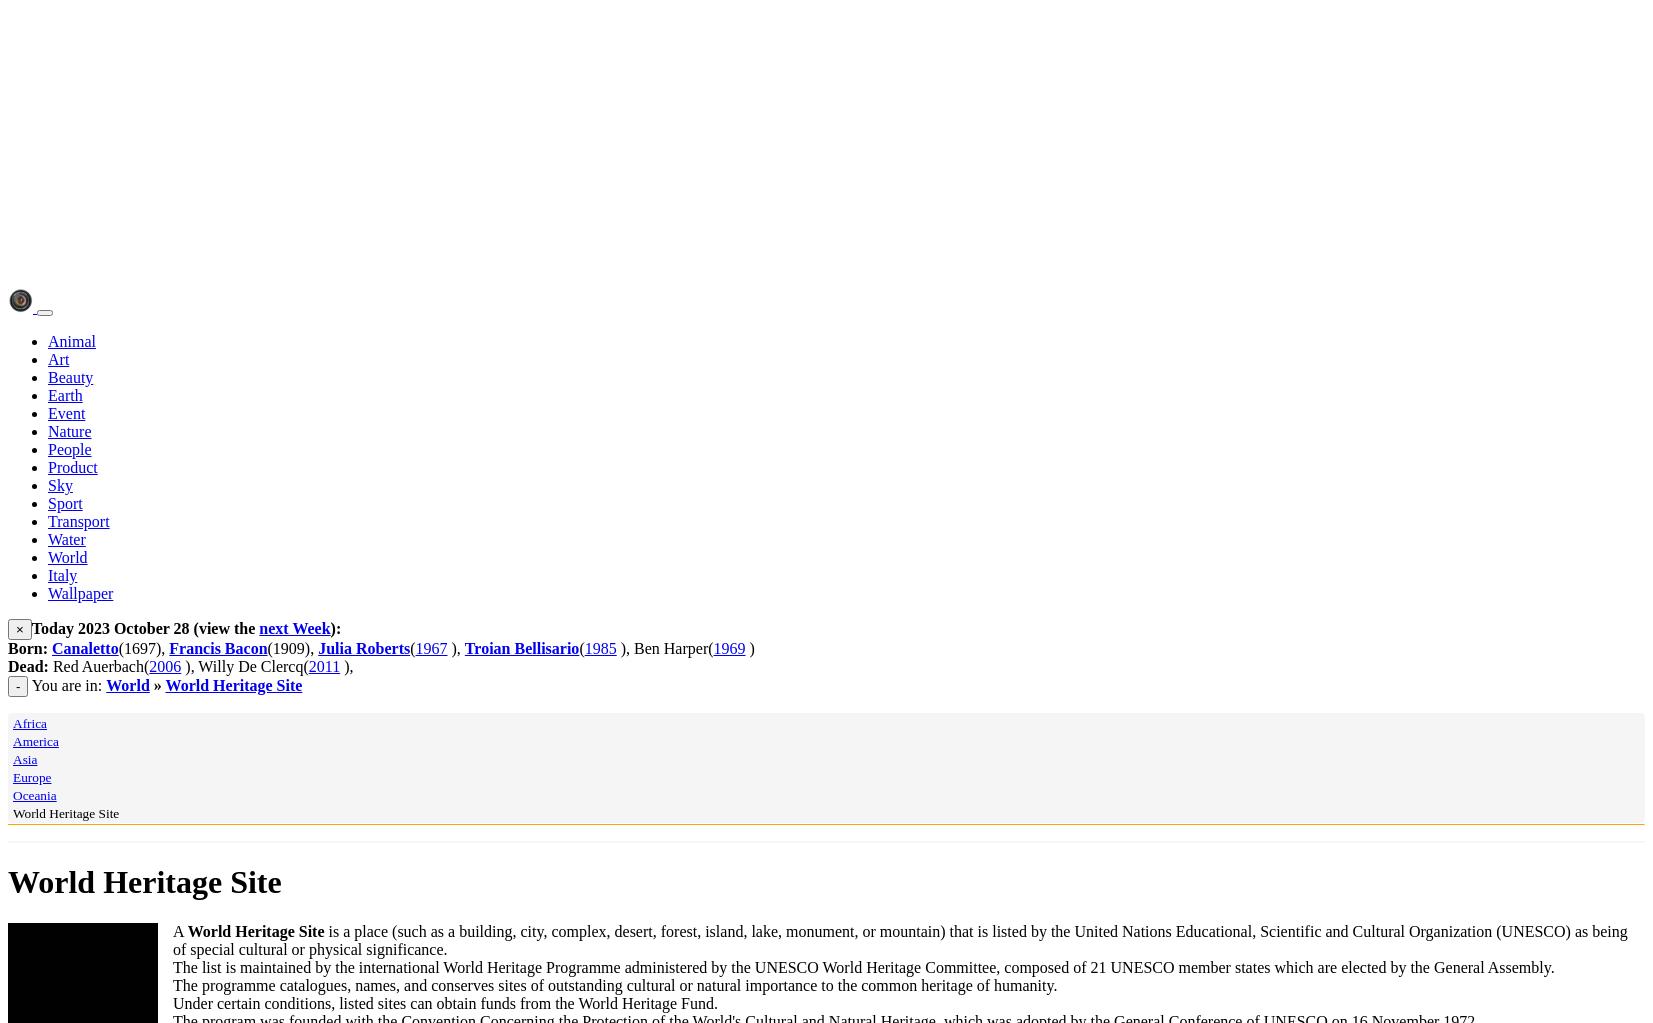 This screenshot has width=1653, height=1023. I want to click on 'Europe', so click(31, 776).